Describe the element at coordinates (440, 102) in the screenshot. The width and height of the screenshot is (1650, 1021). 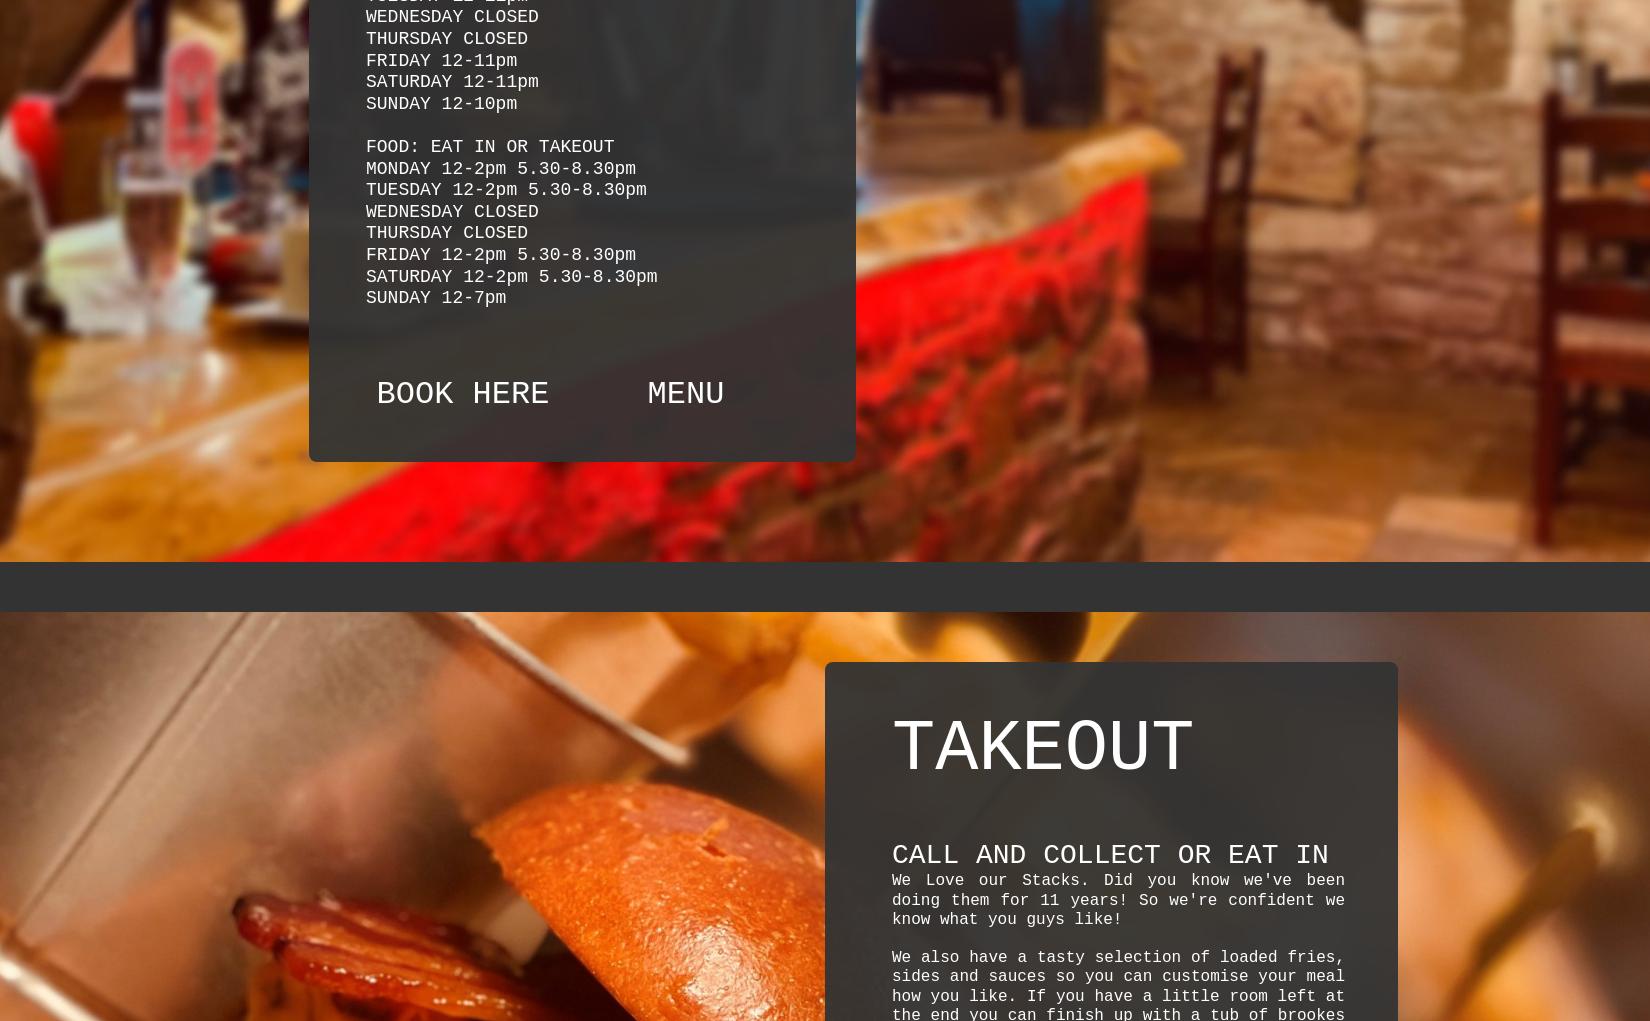
I see `'SUNDAY 12-10pm'` at that location.